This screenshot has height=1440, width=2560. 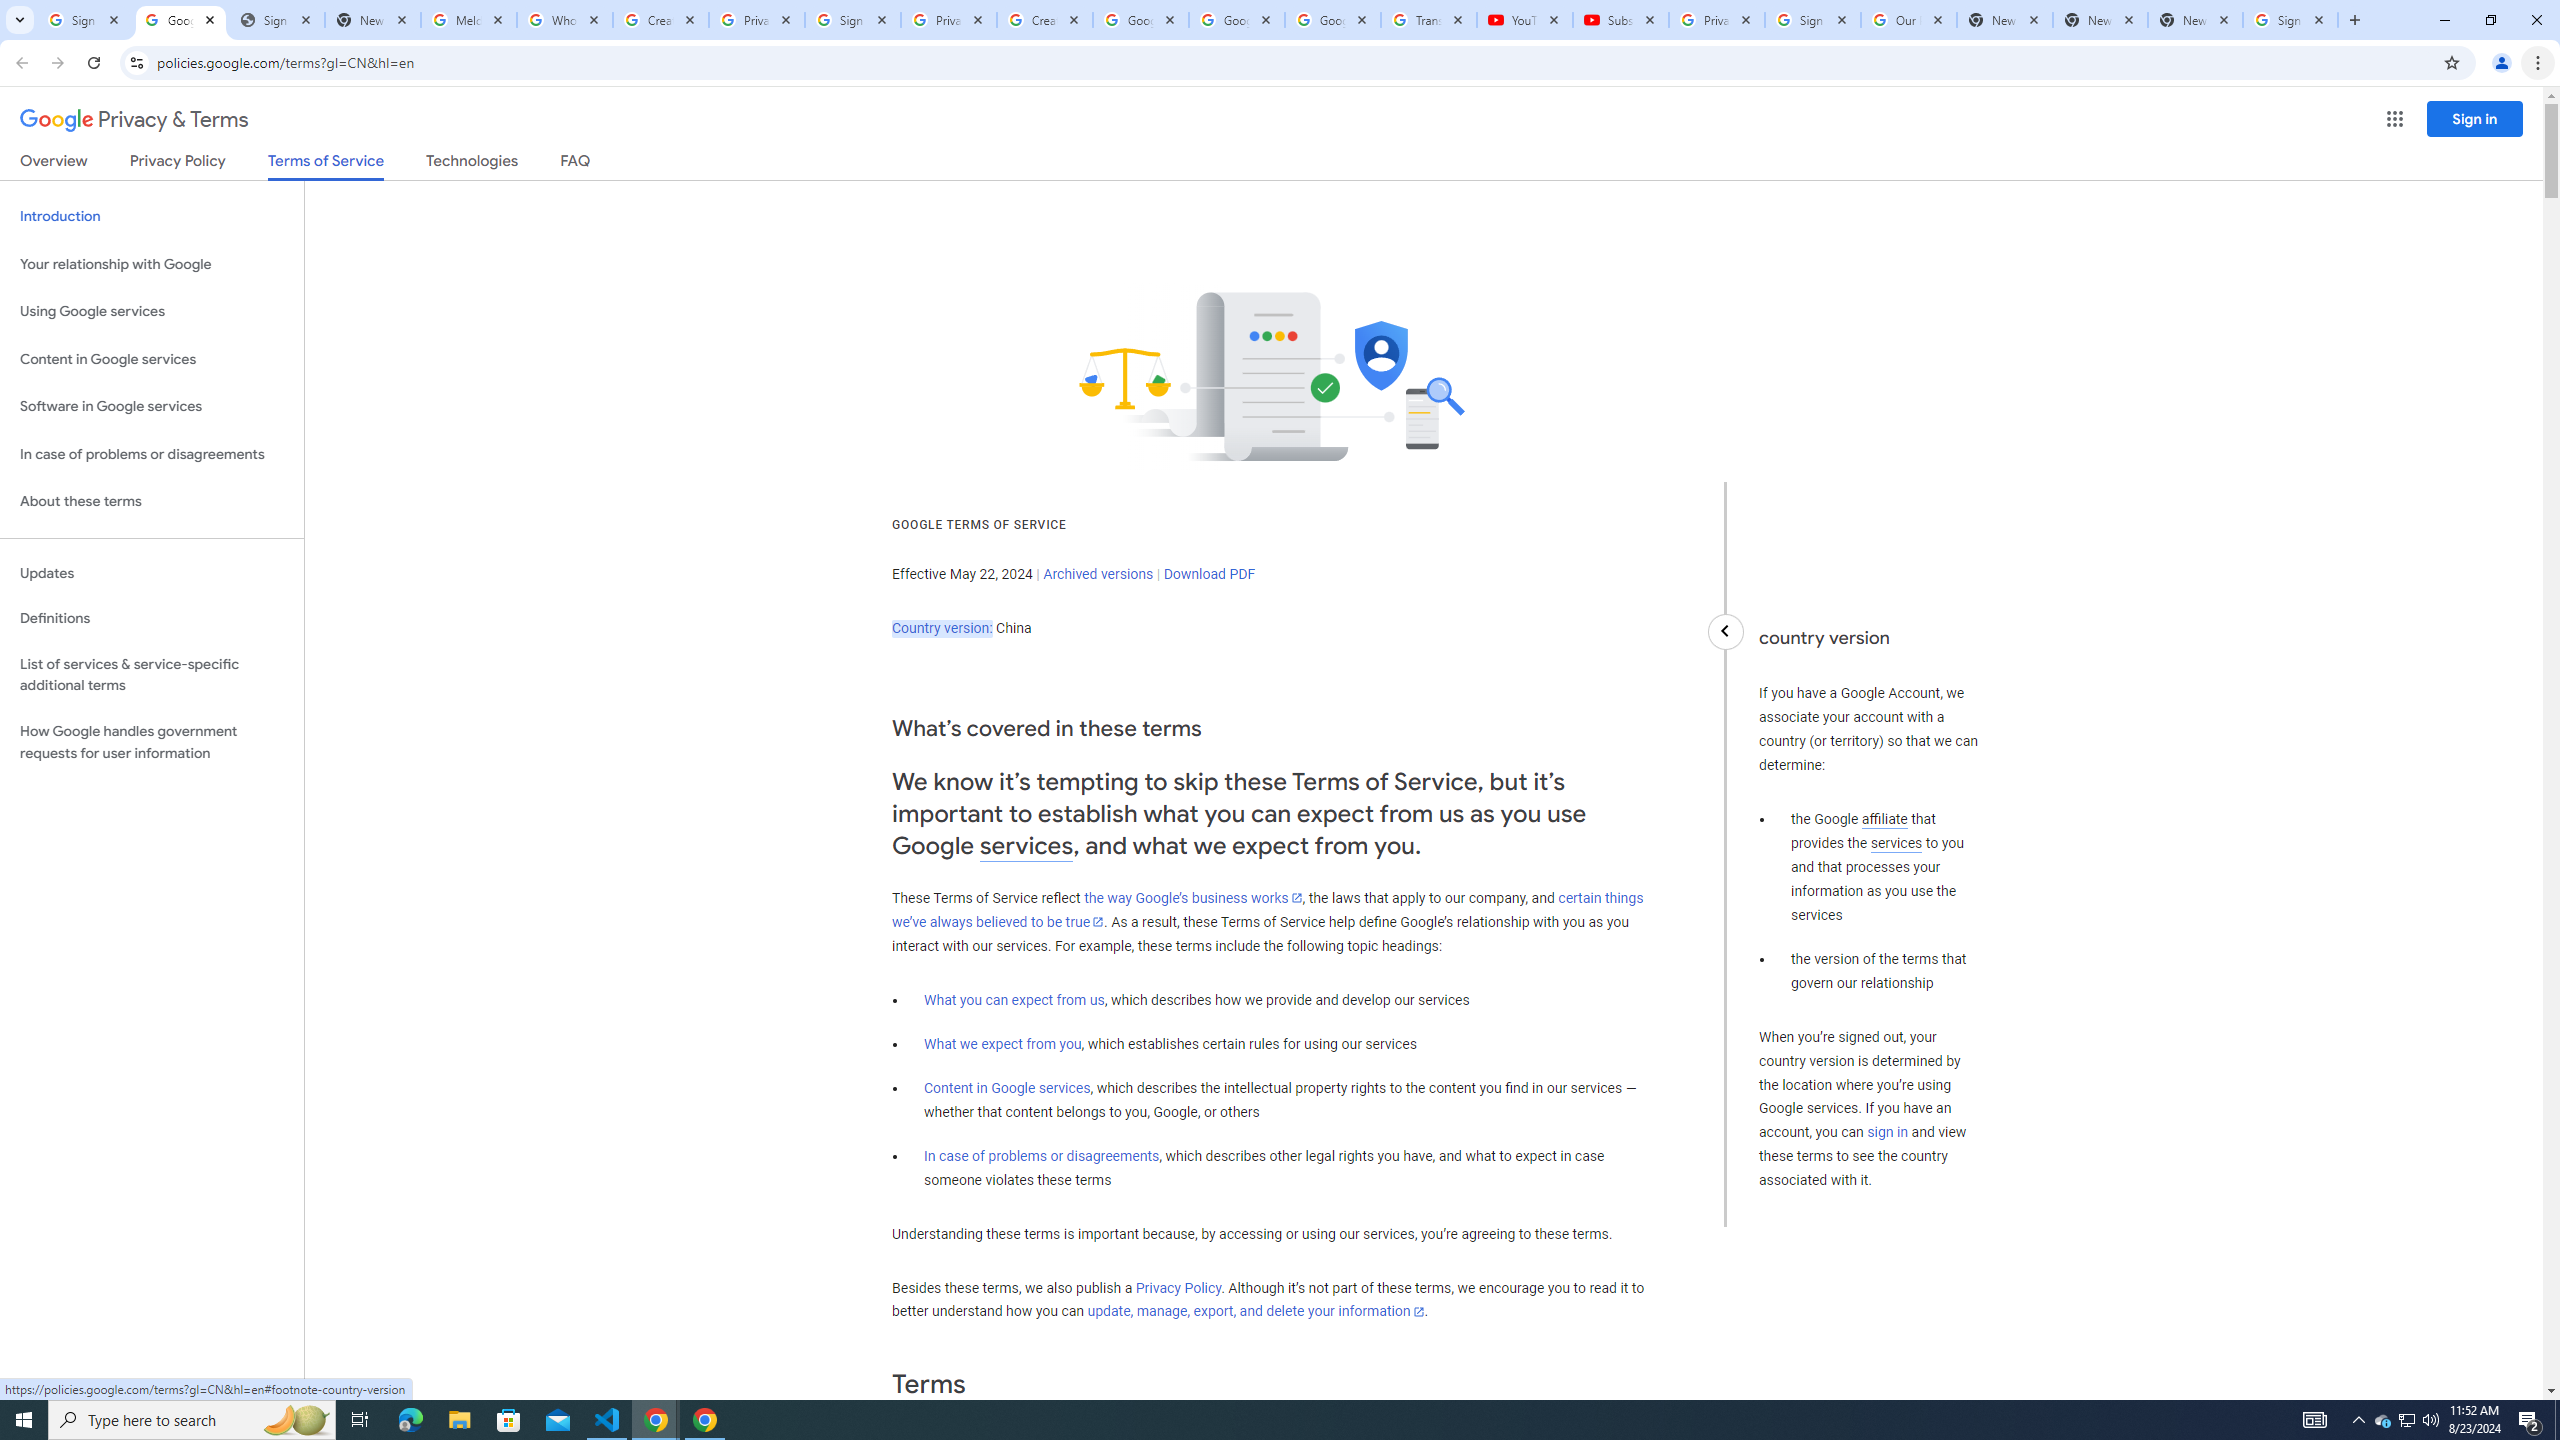 What do you see at coordinates (1208, 572) in the screenshot?
I see `'Download PDF'` at bounding box center [1208, 572].